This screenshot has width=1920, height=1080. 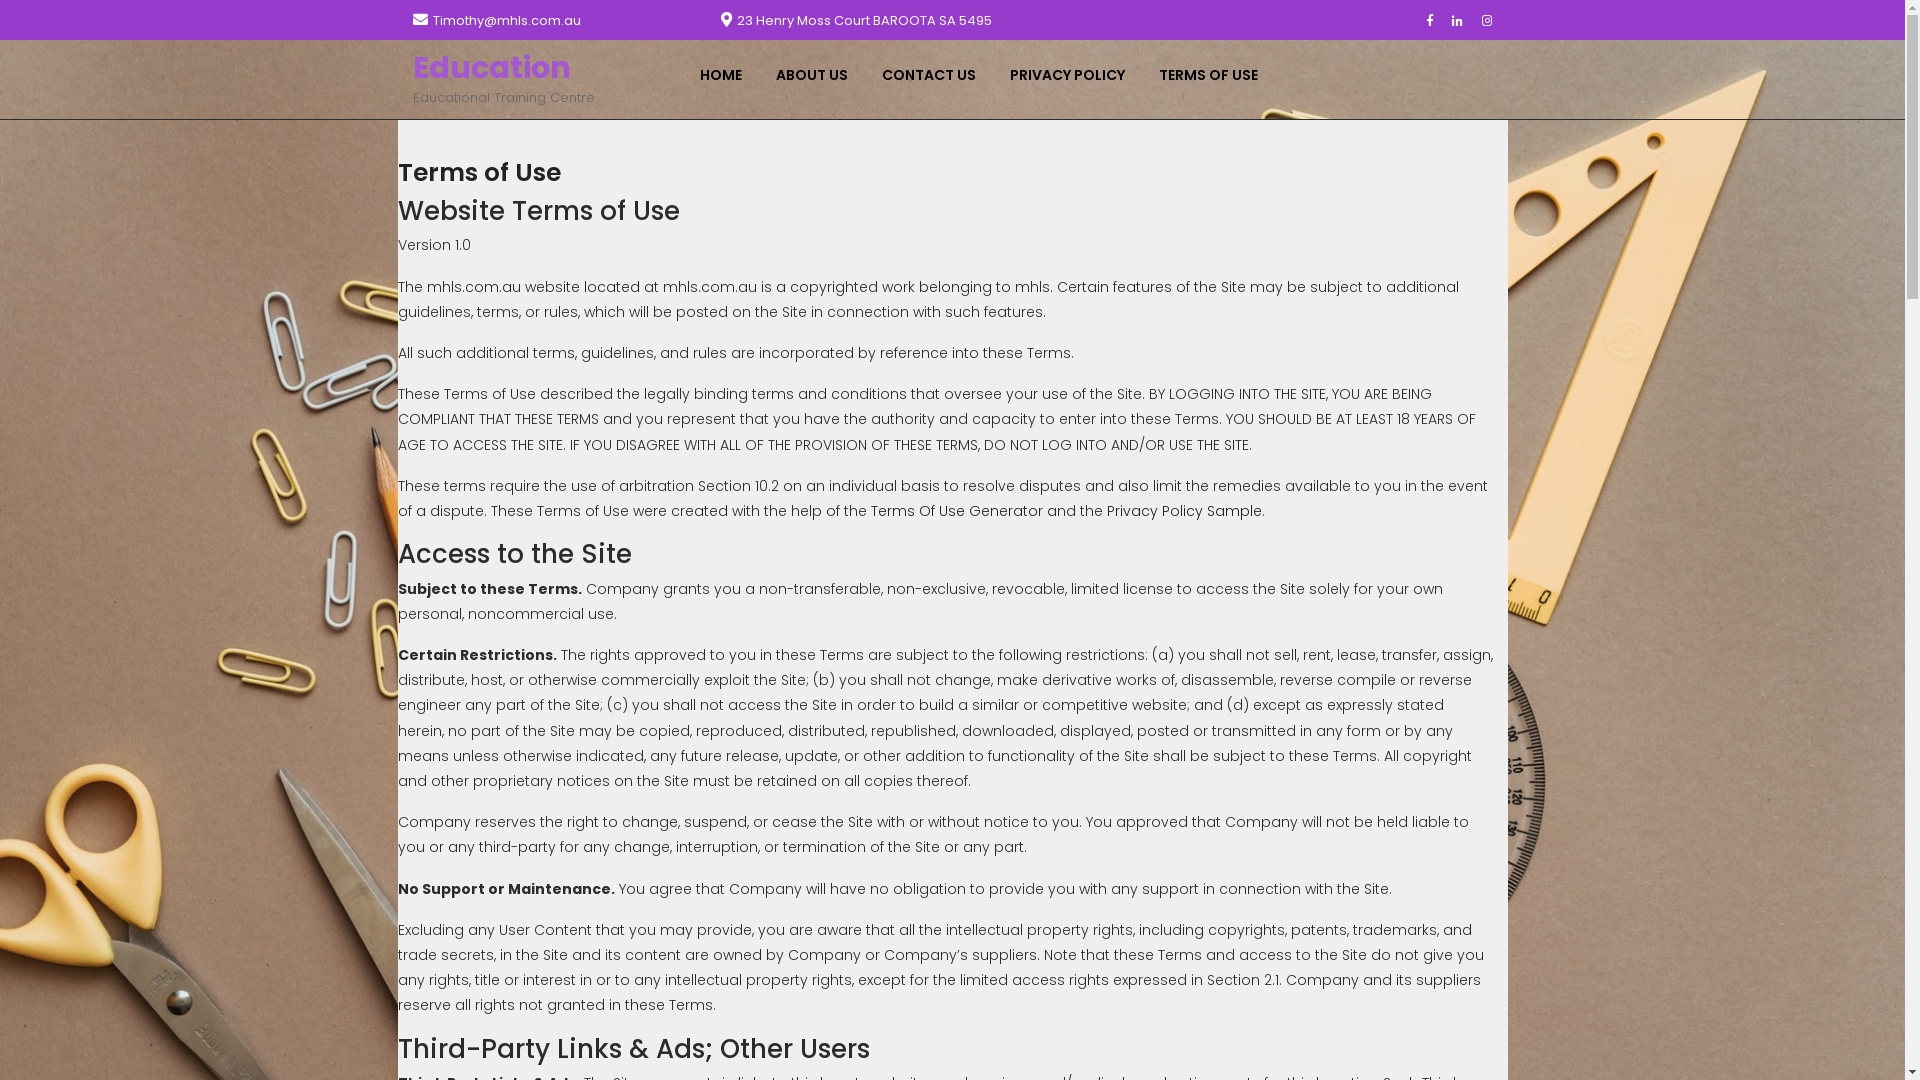 What do you see at coordinates (724, 74) in the screenshot?
I see `'HOME'` at bounding box center [724, 74].